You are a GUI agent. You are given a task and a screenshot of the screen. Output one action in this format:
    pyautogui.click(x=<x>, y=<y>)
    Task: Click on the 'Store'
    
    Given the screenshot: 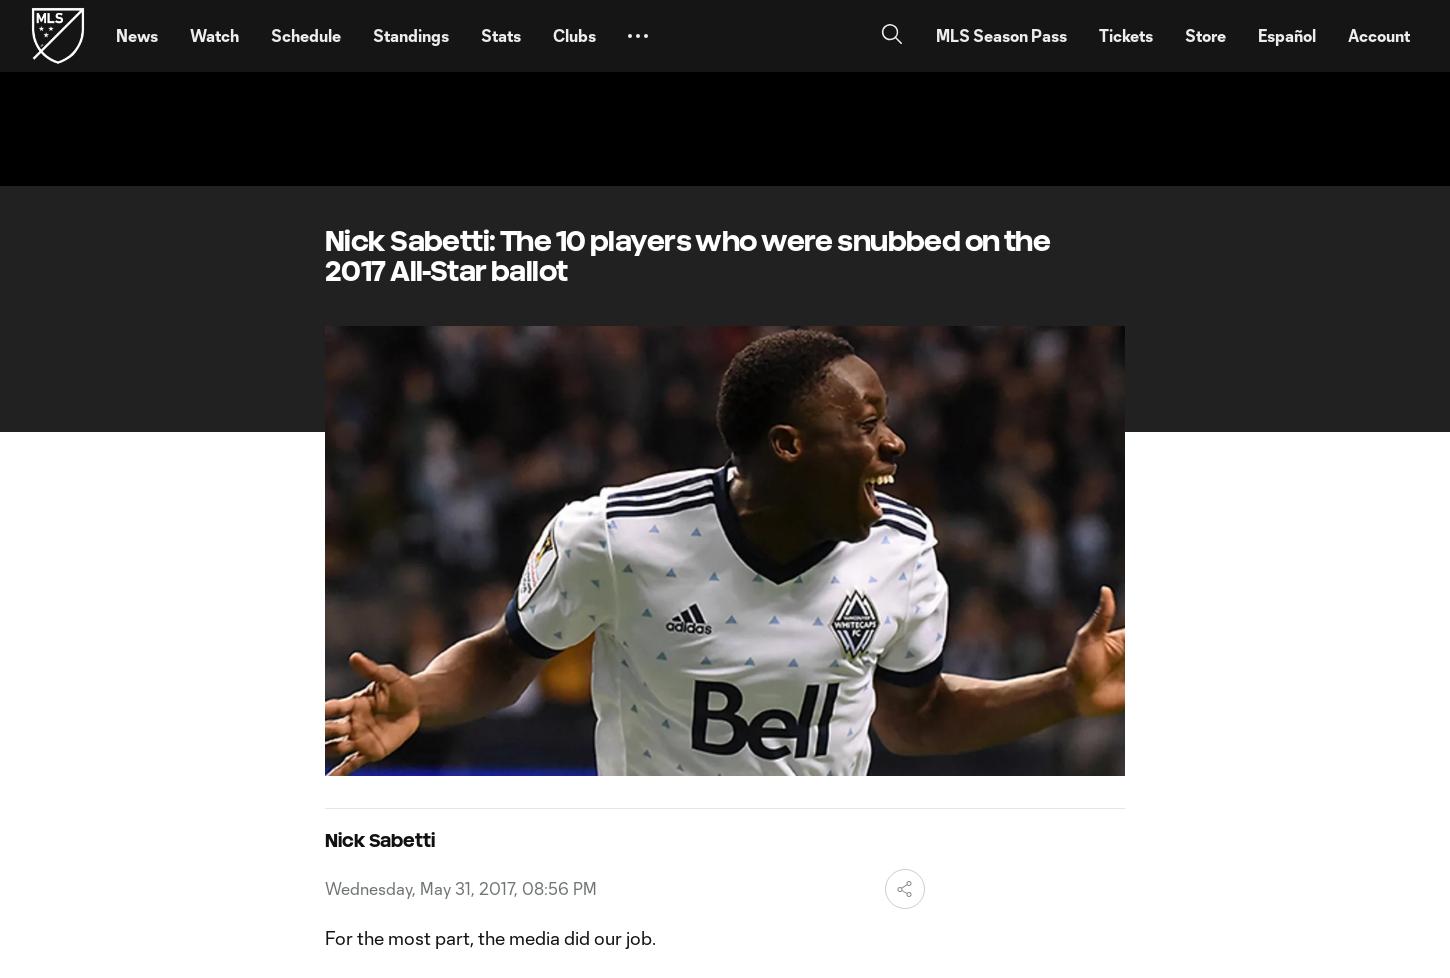 What is the action you would take?
    pyautogui.click(x=1183, y=35)
    